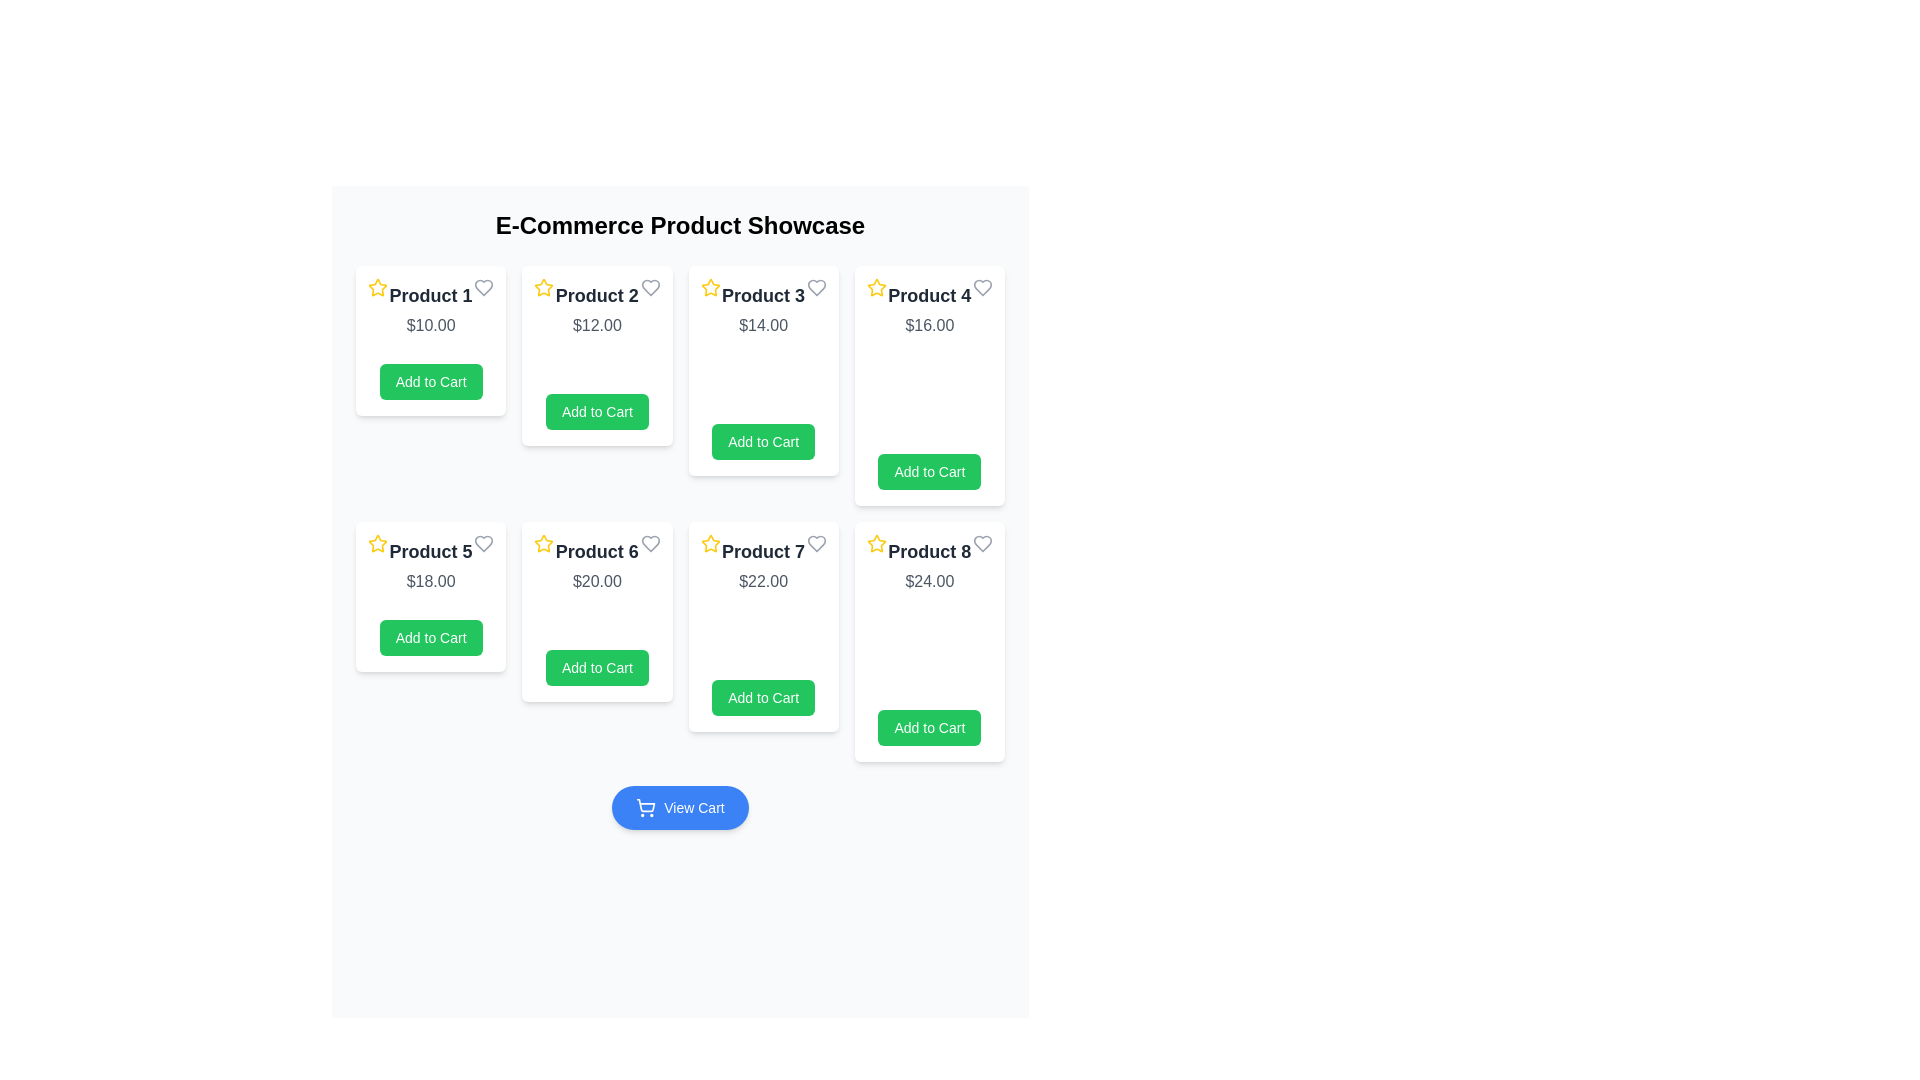 The width and height of the screenshot is (1920, 1080). I want to click on the star icon located at the top-left corner of the 'Product 4' card to mark or unmark the product as a favorite, so click(876, 288).